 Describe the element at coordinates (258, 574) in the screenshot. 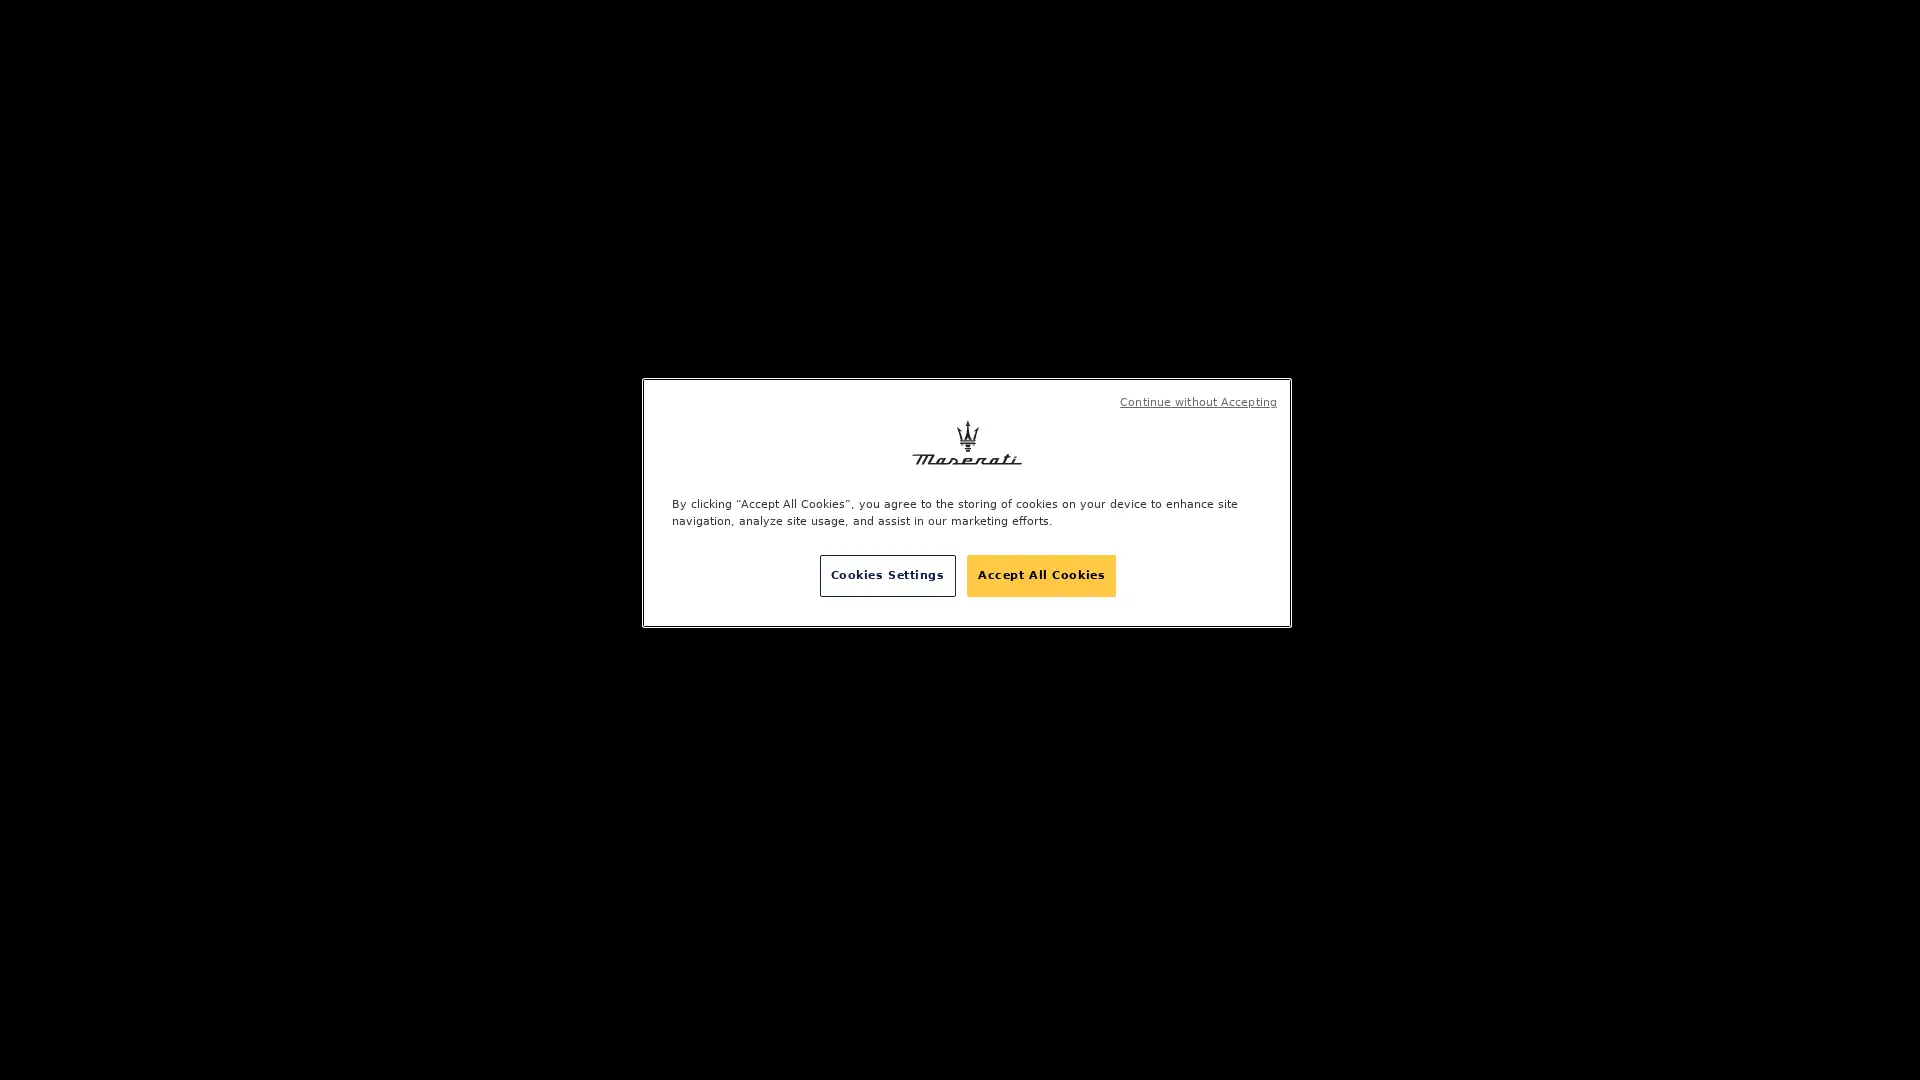

I see `next` at that location.